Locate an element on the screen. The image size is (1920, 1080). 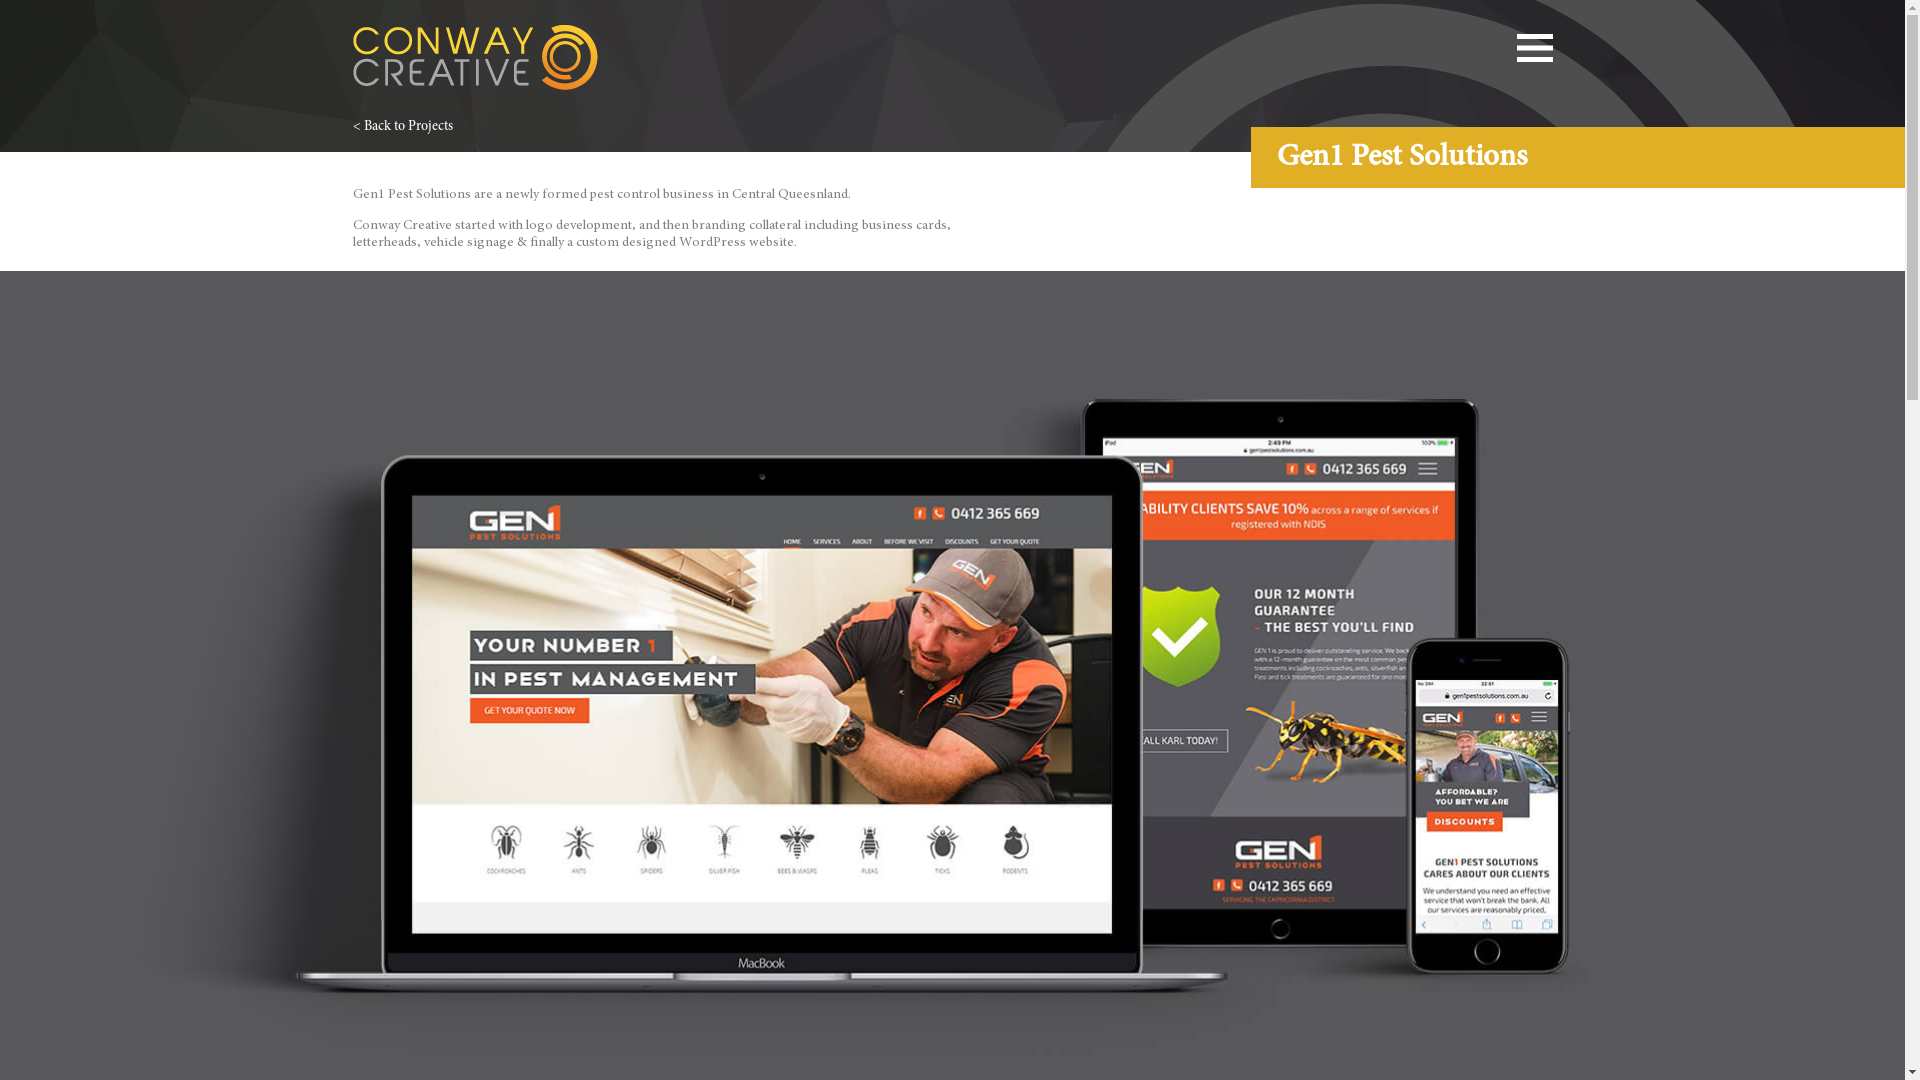
'< Back to Projects' is located at coordinates (351, 127).